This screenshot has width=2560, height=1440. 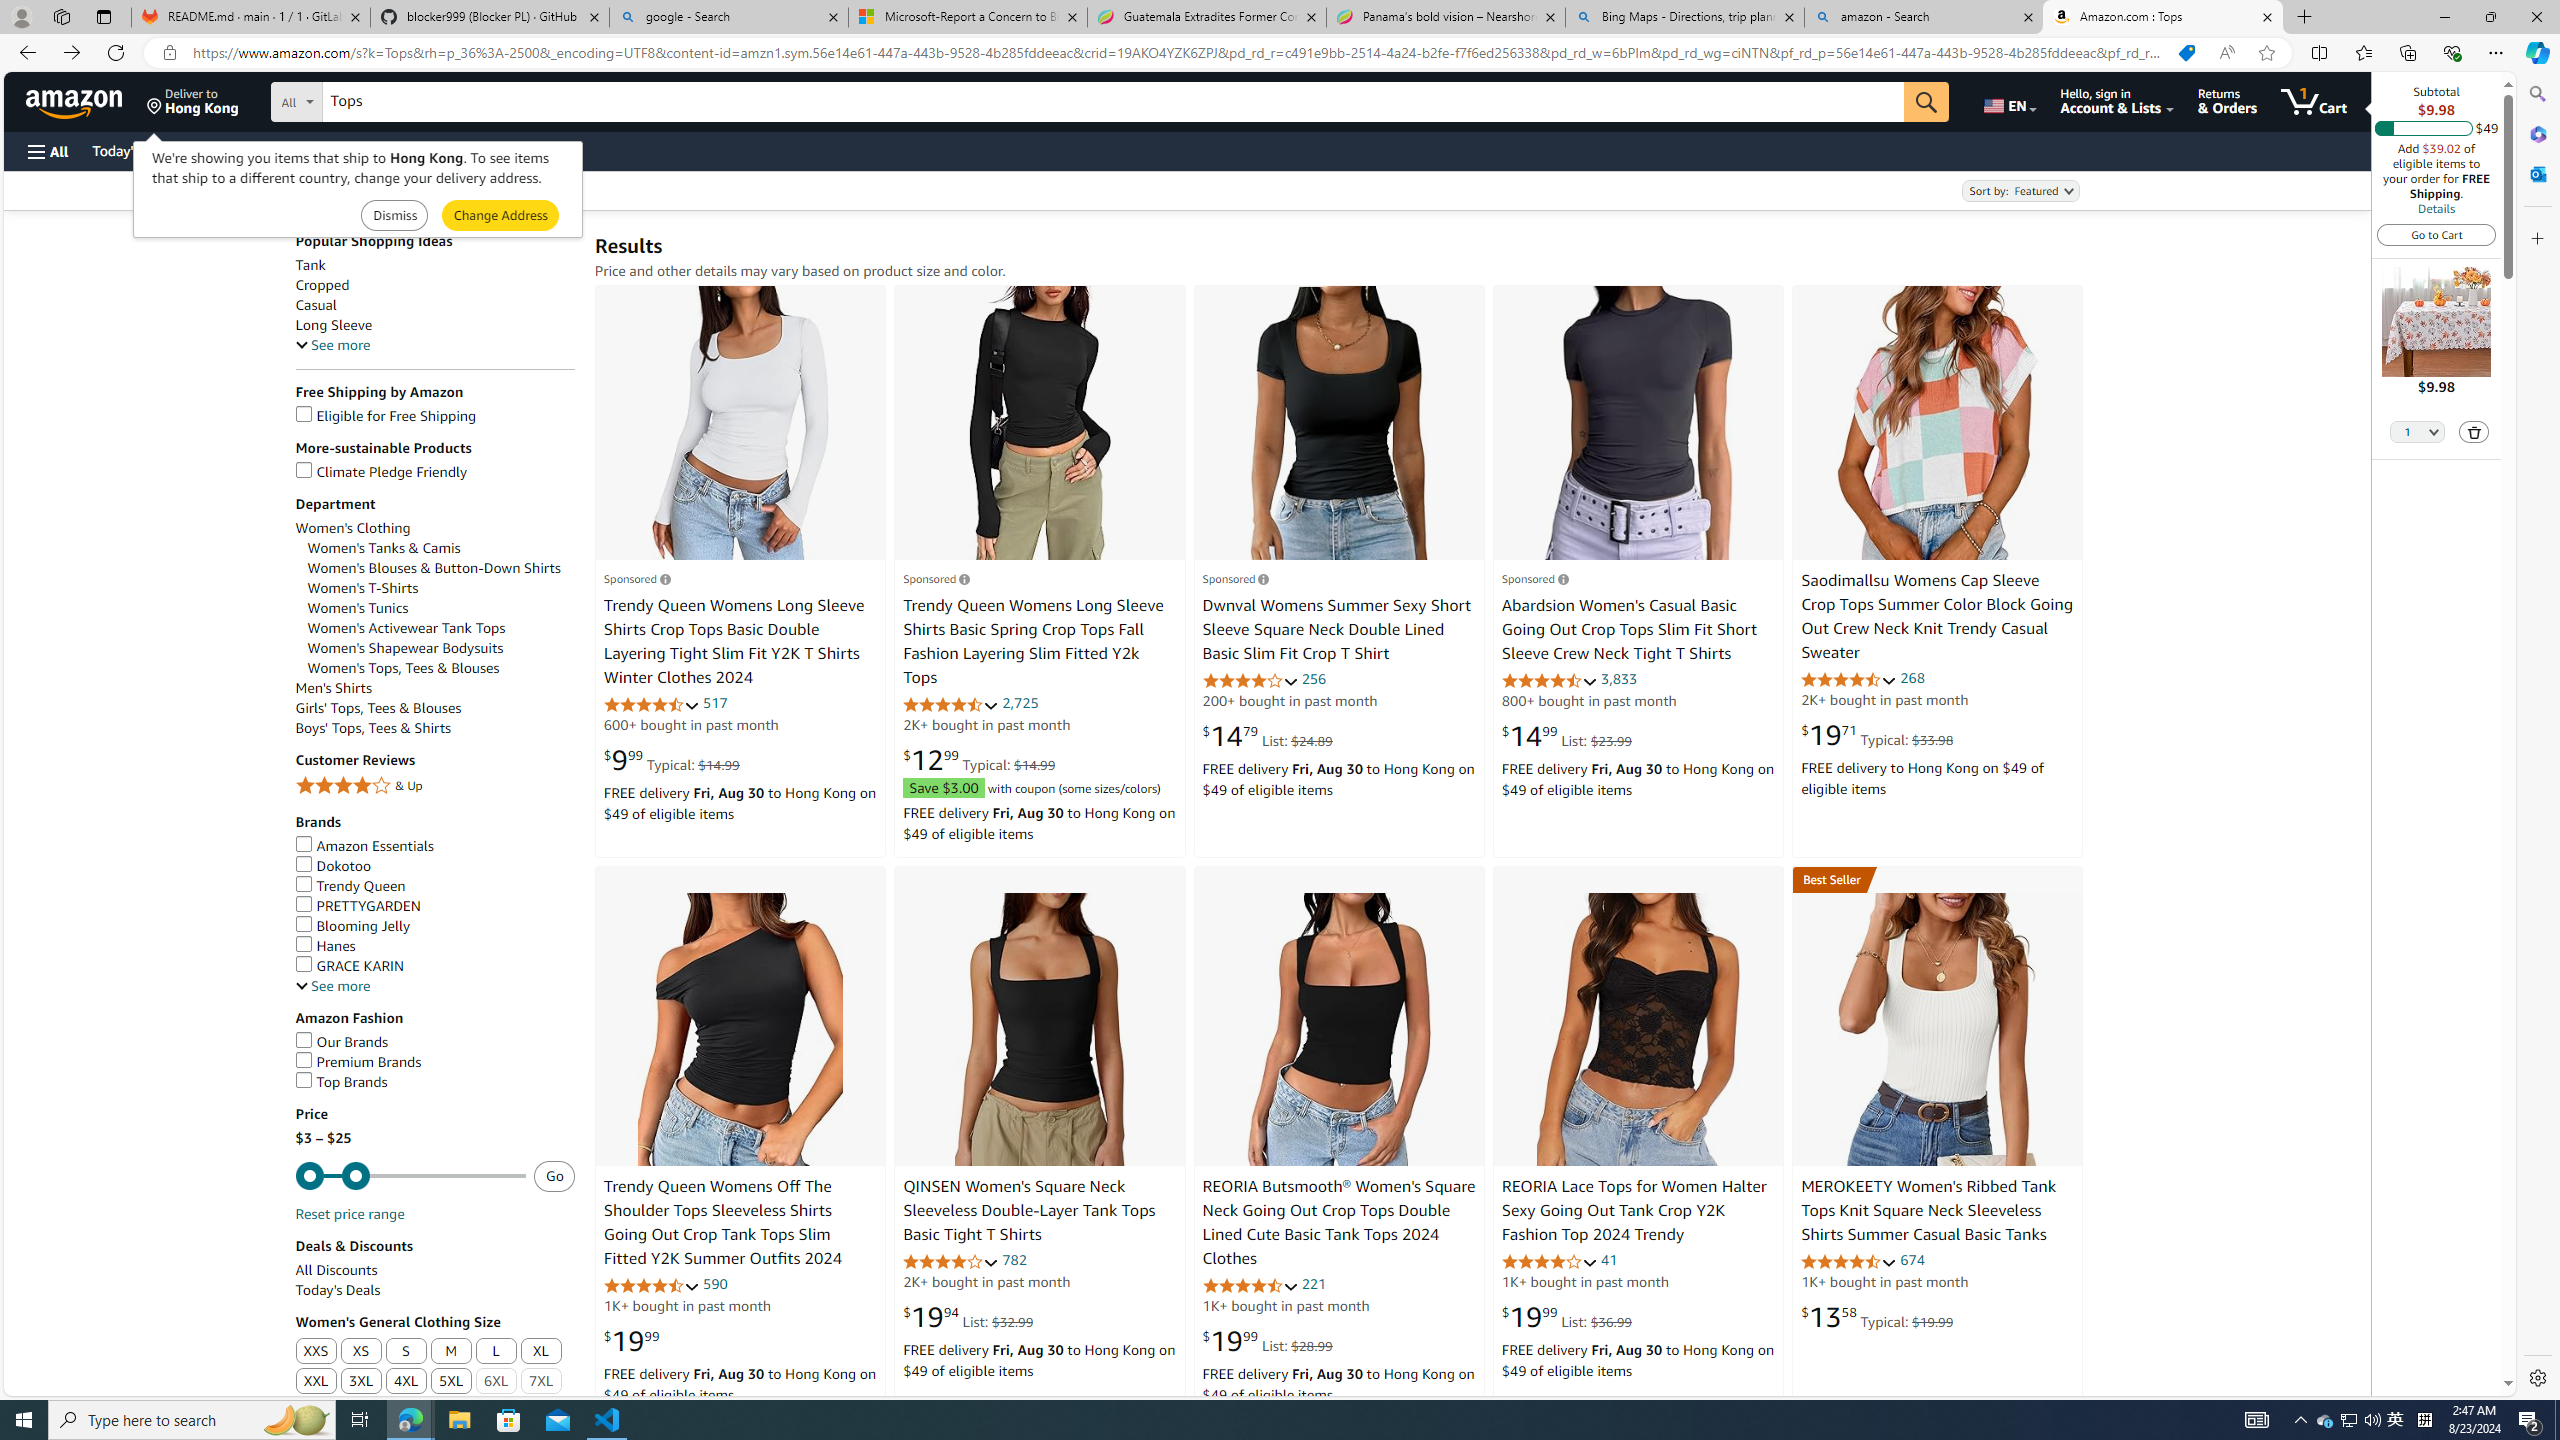 I want to click on 'All Discounts', so click(x=435, y=1269).